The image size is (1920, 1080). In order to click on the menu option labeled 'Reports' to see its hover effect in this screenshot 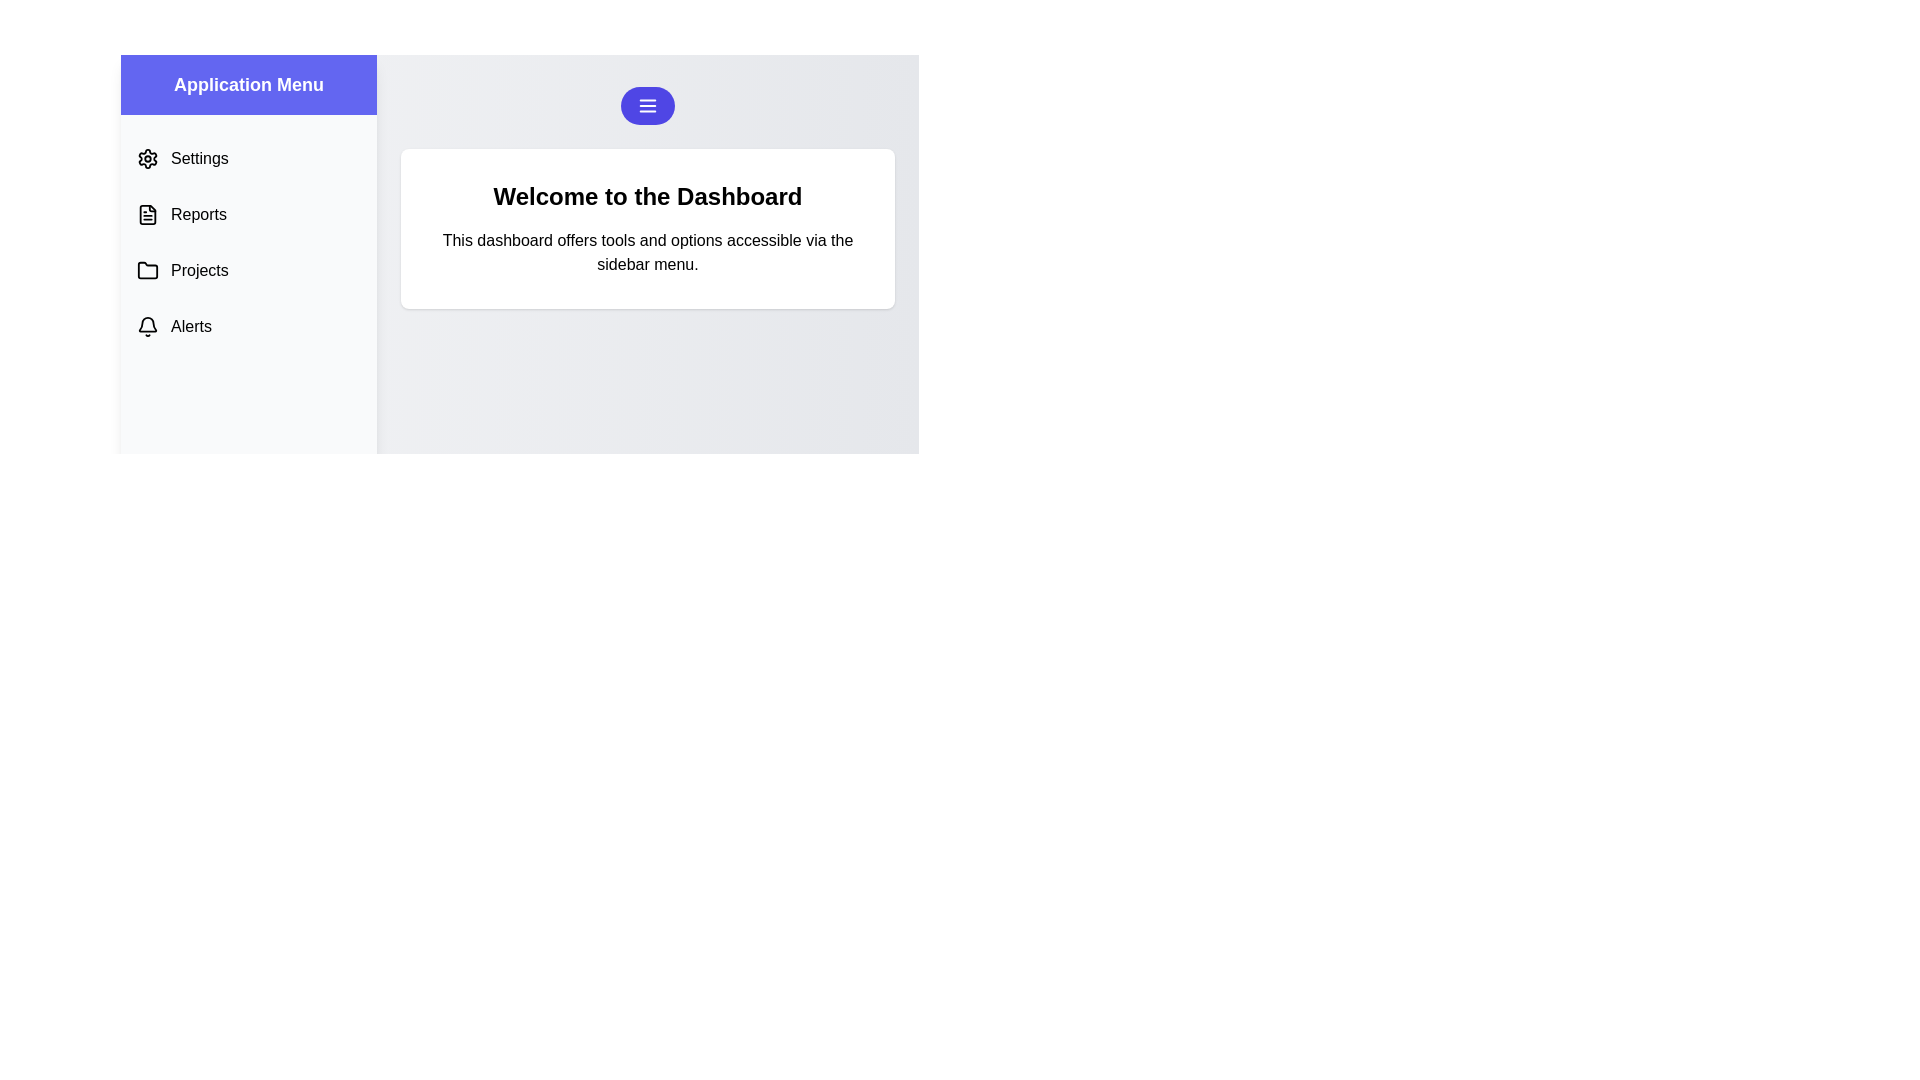, I will do `click(248, 215)`.